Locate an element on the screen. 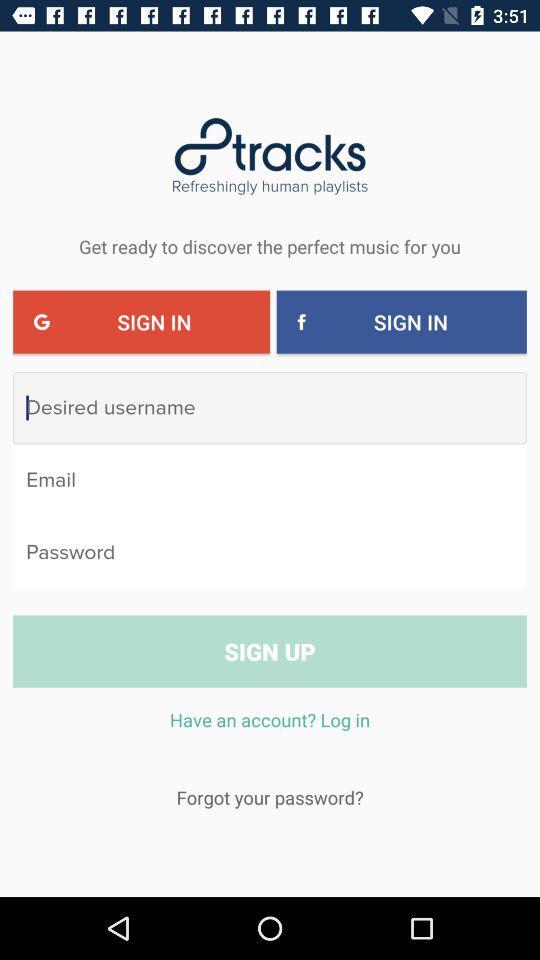 The image size is (540, 960). the forgot your password? is located at coordinates (270, 797).